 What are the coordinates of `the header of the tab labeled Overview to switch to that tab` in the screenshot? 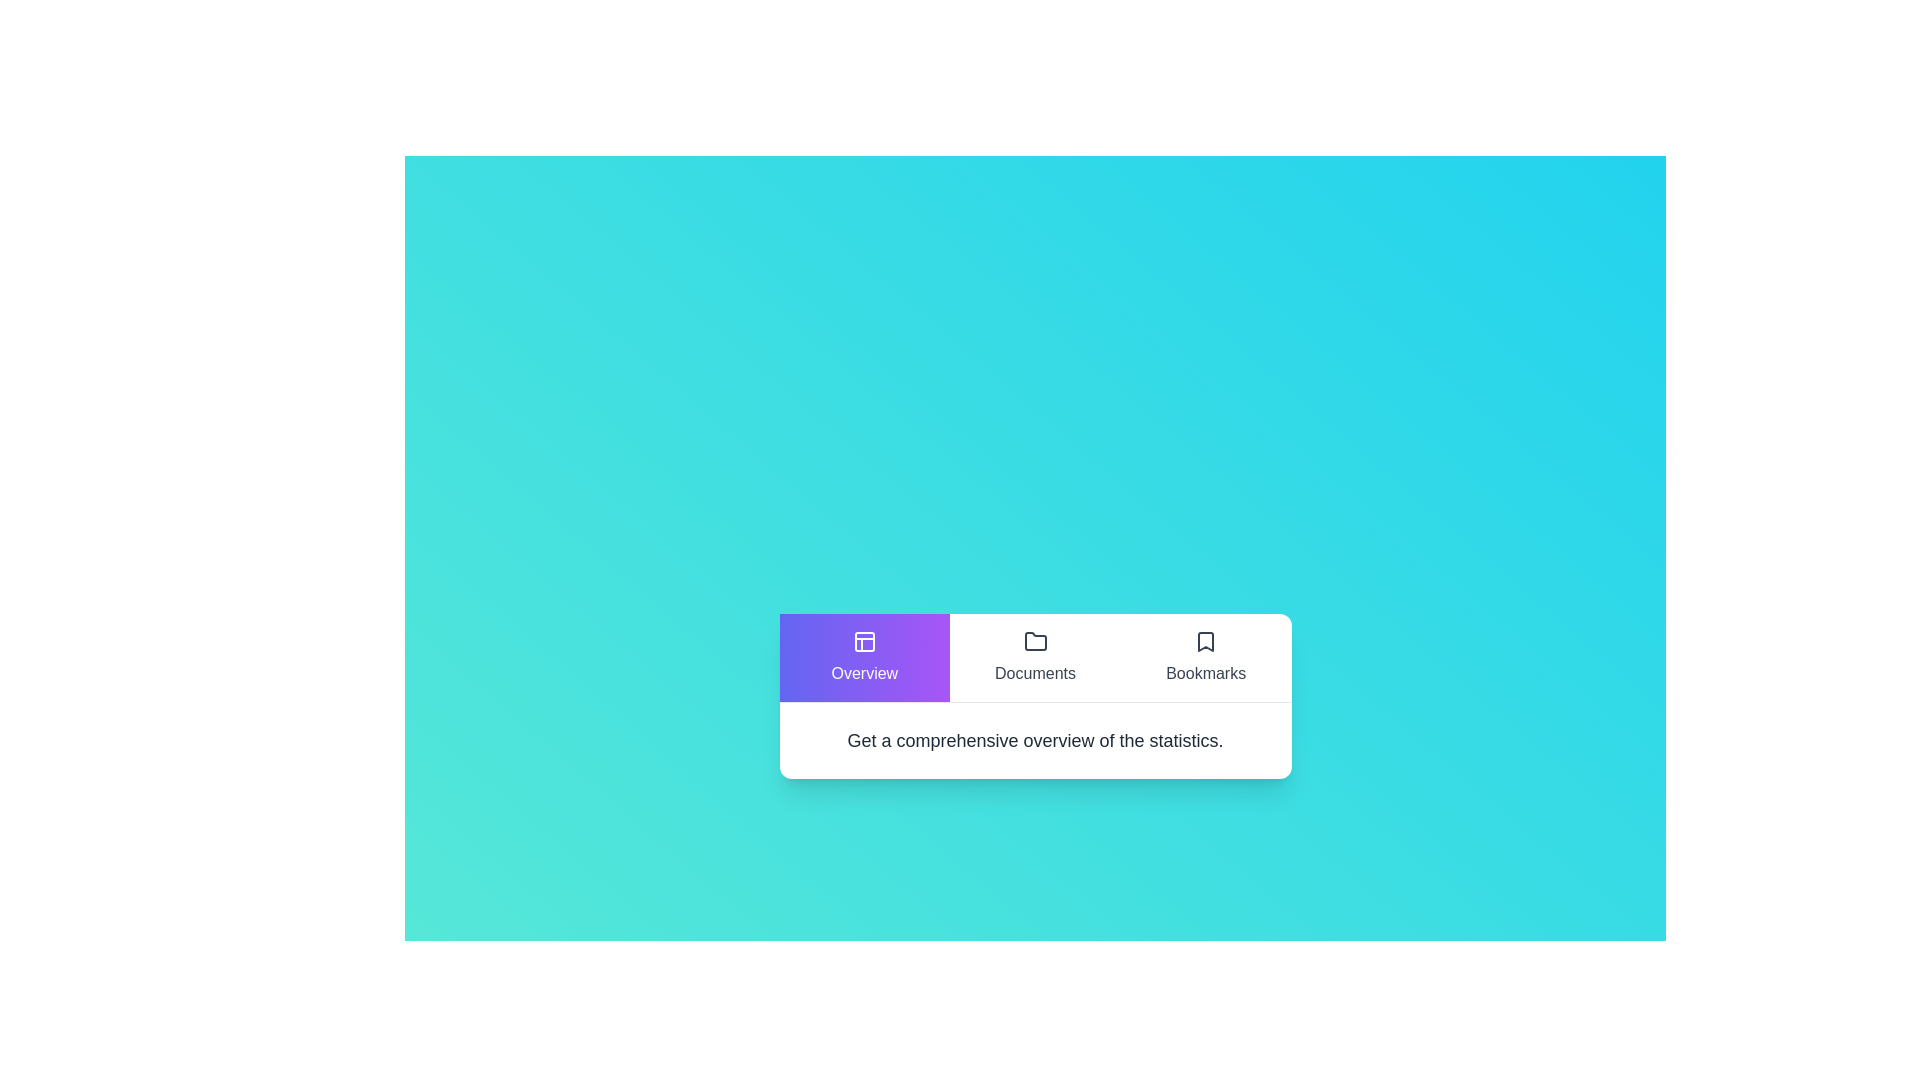 It's located at (864, 657).